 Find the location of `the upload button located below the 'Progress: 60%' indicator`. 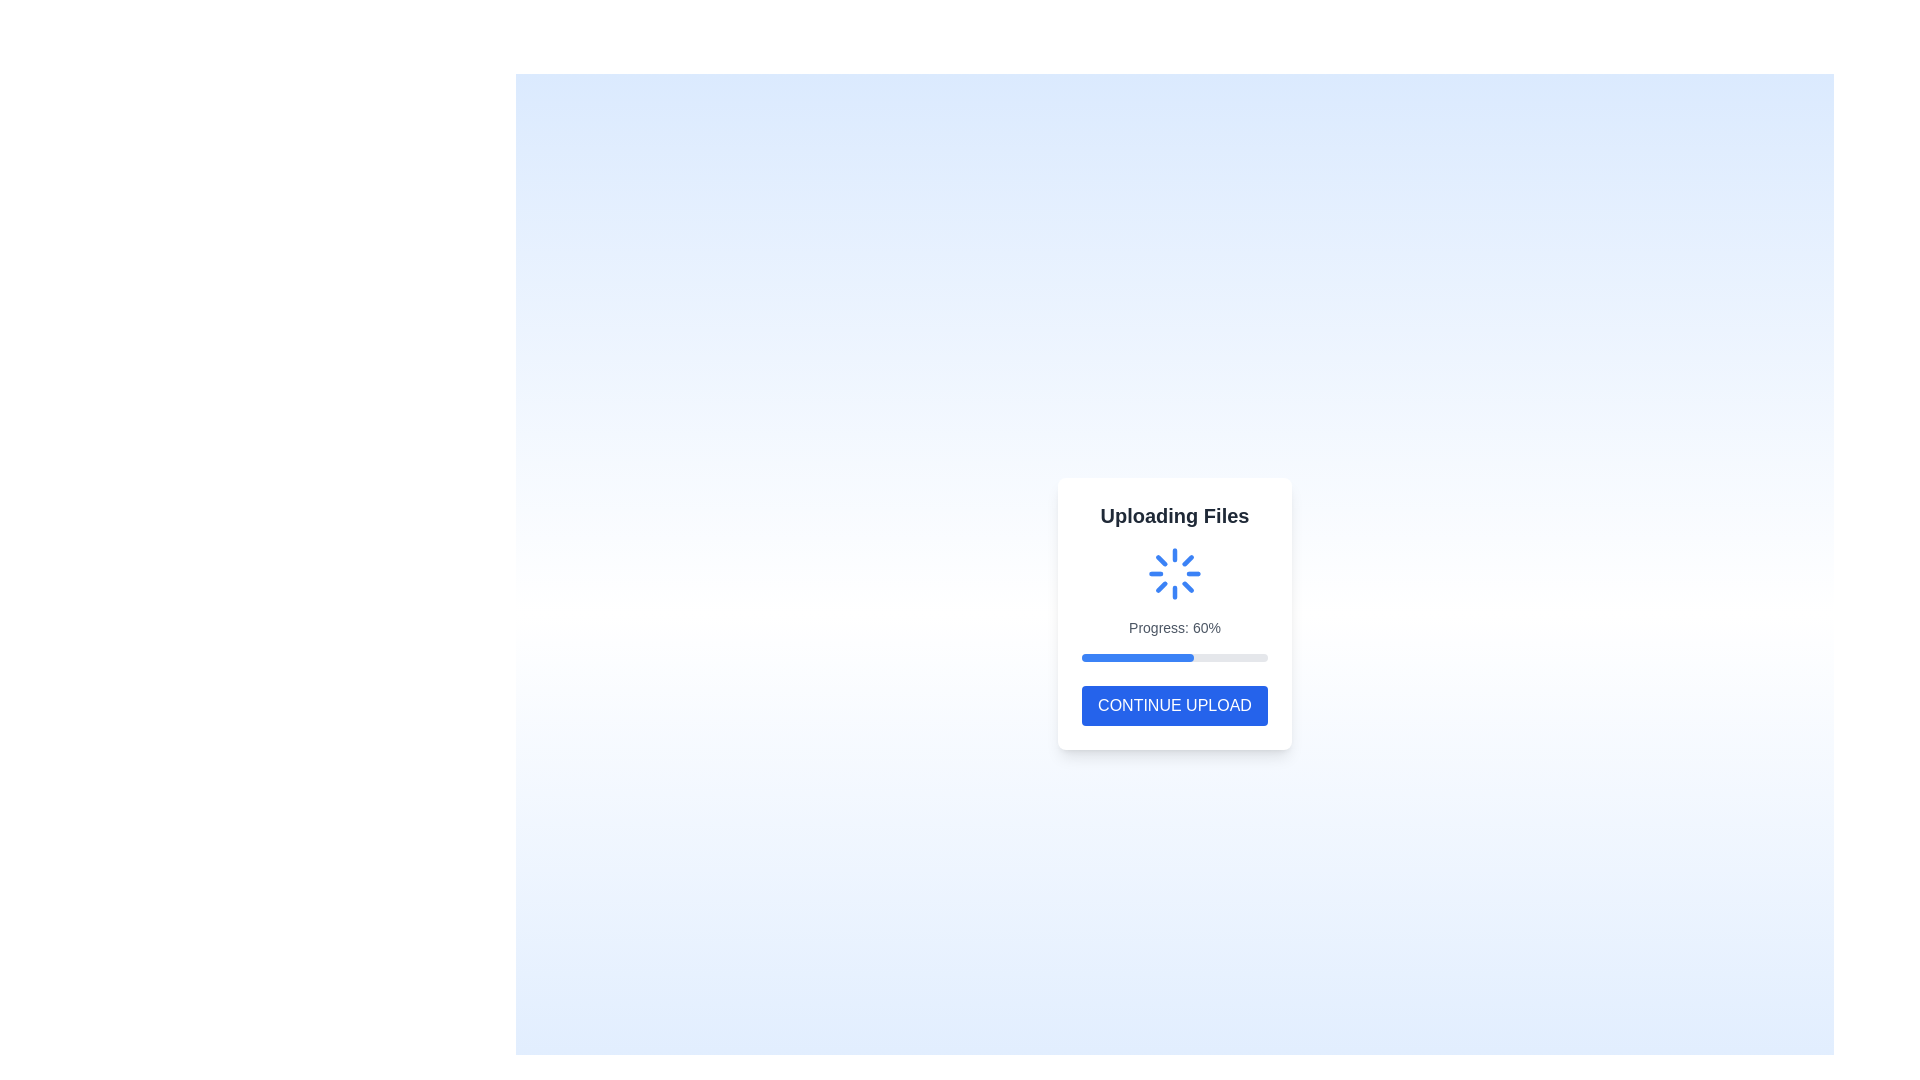

the upload button located below the 'Progress: 60%' indicator is located at coordinates (1175, 704).